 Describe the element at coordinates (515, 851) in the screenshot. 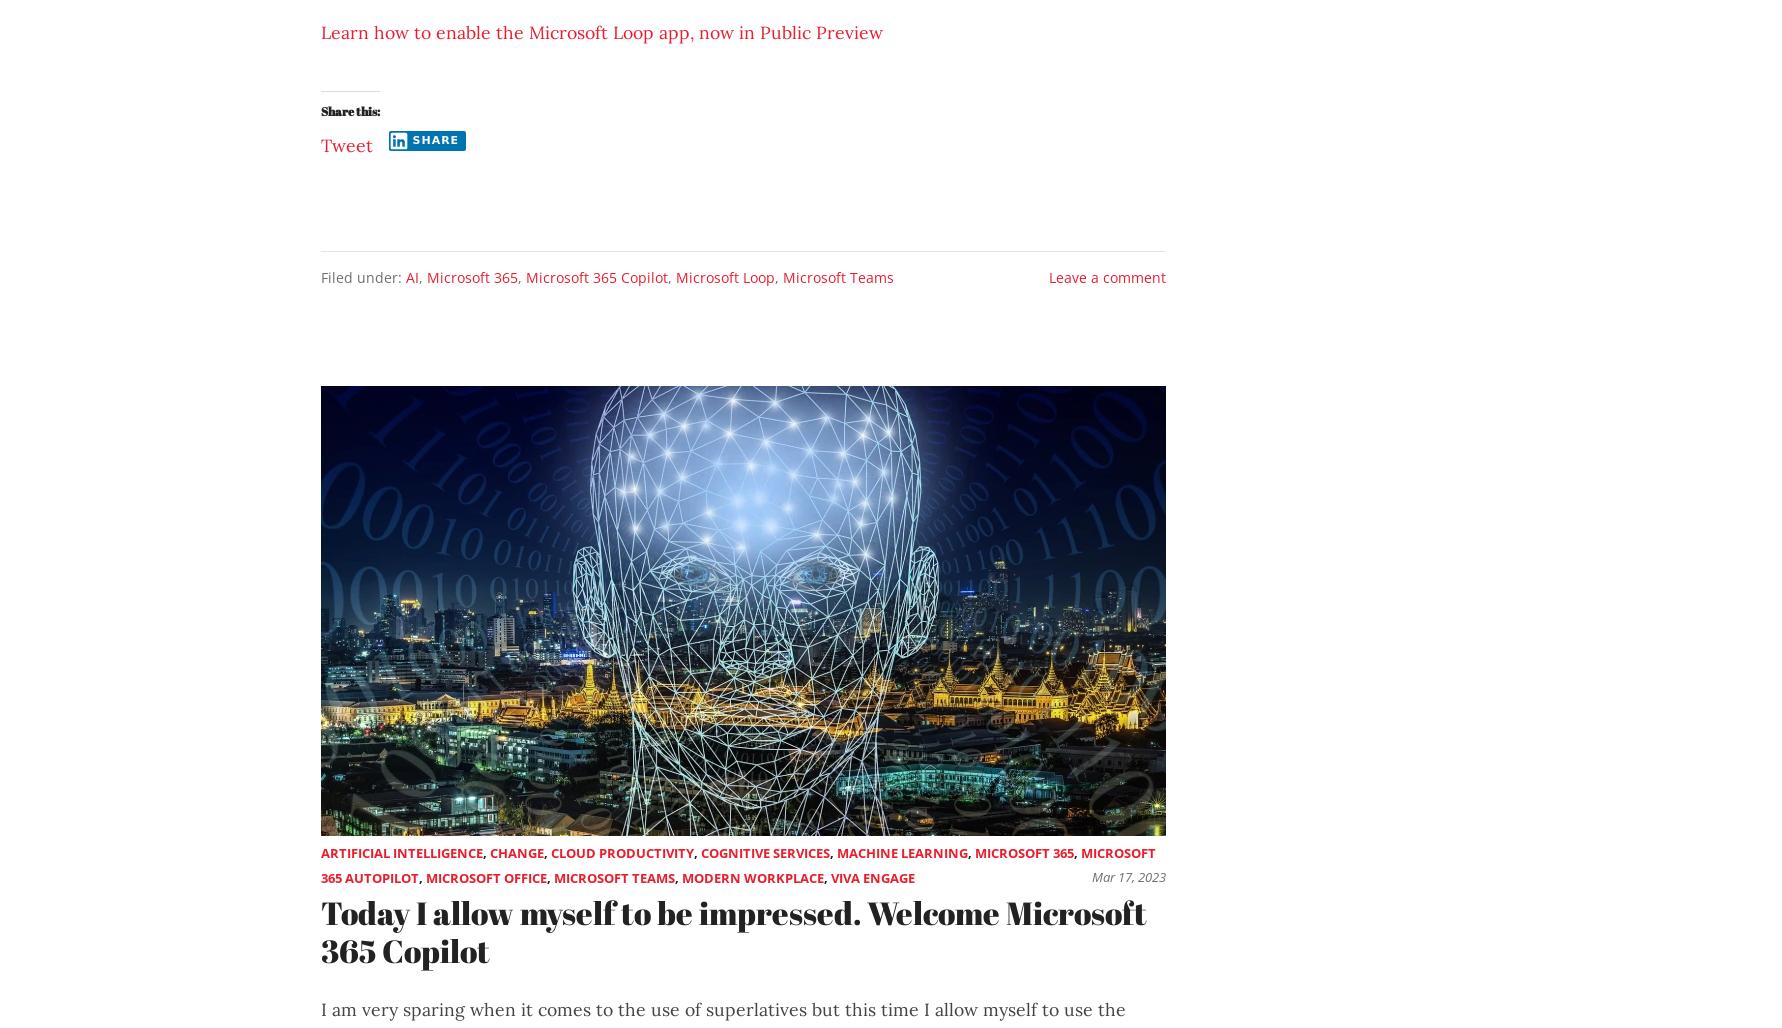

I see `'Change'` at that location.